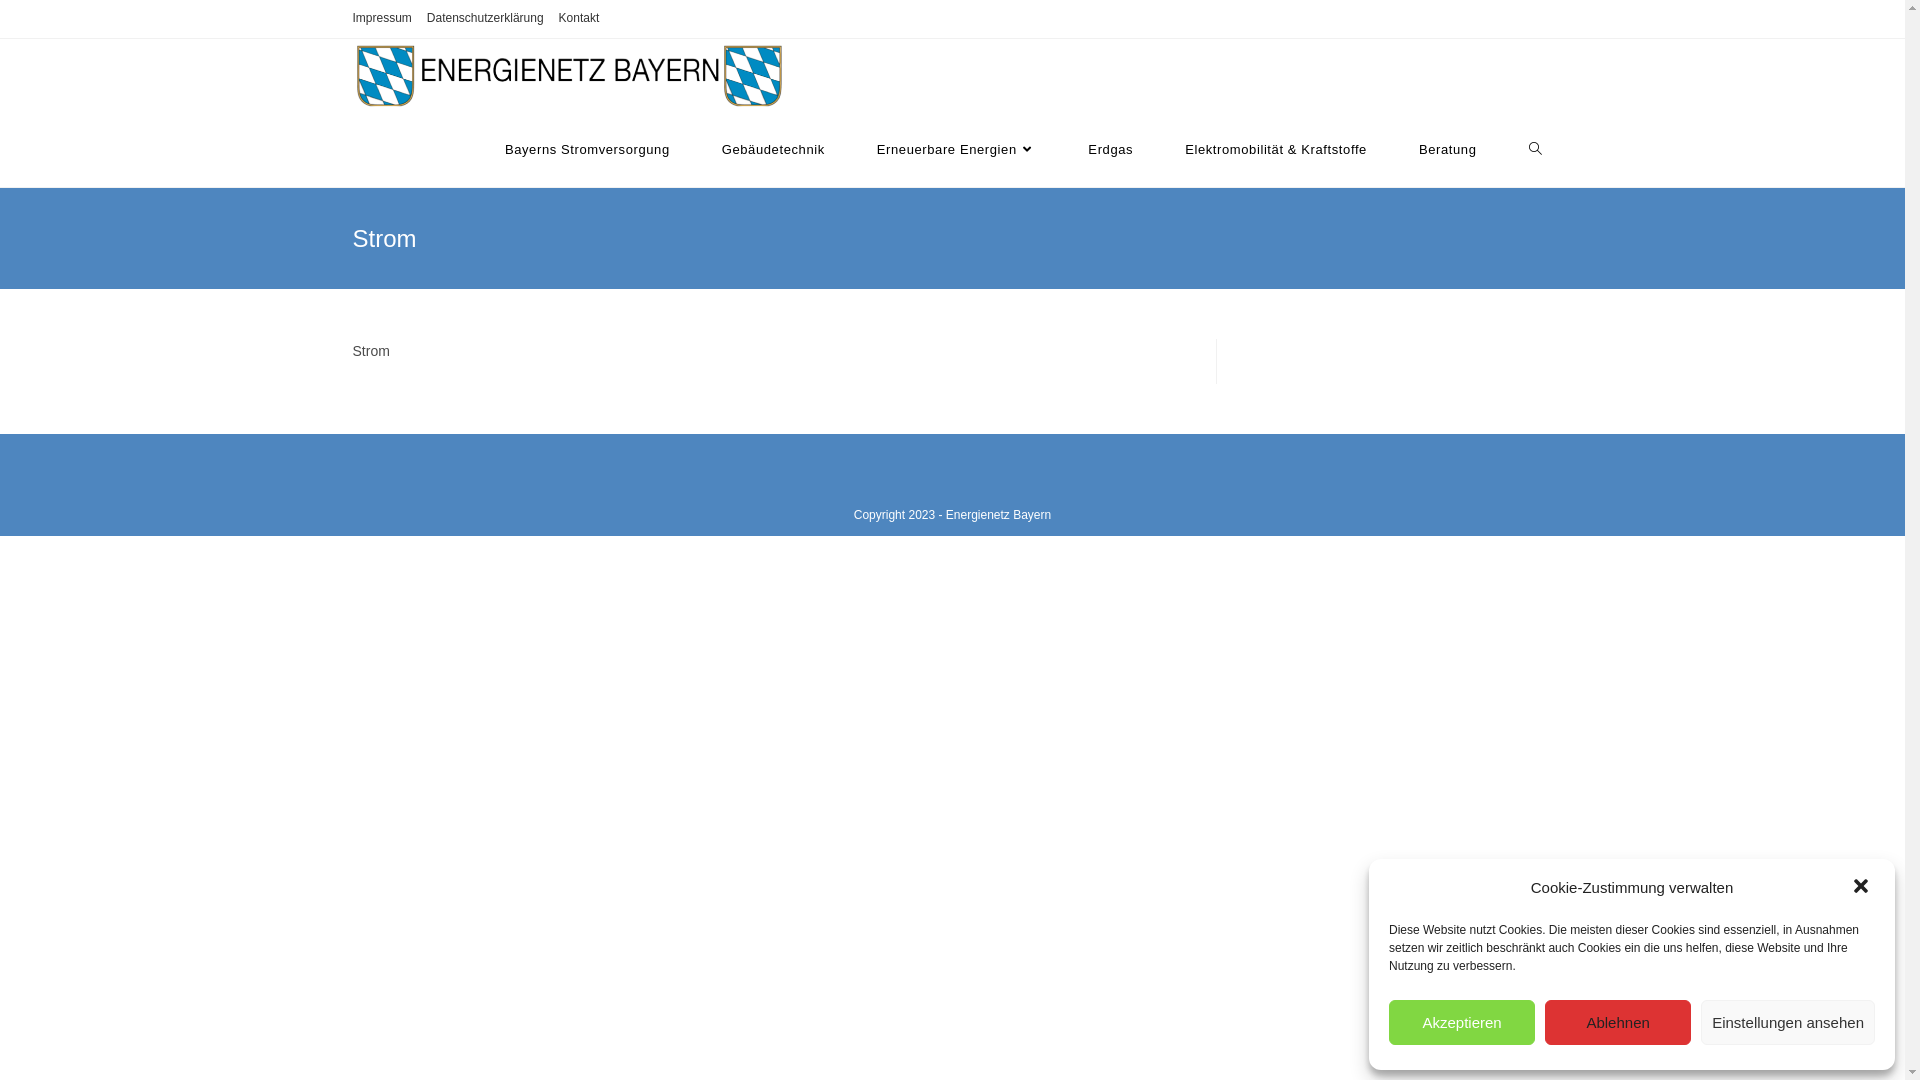  Describe the element at coordinates (1448, 149) in the screenshot. I see `'Beratung'` at that location.